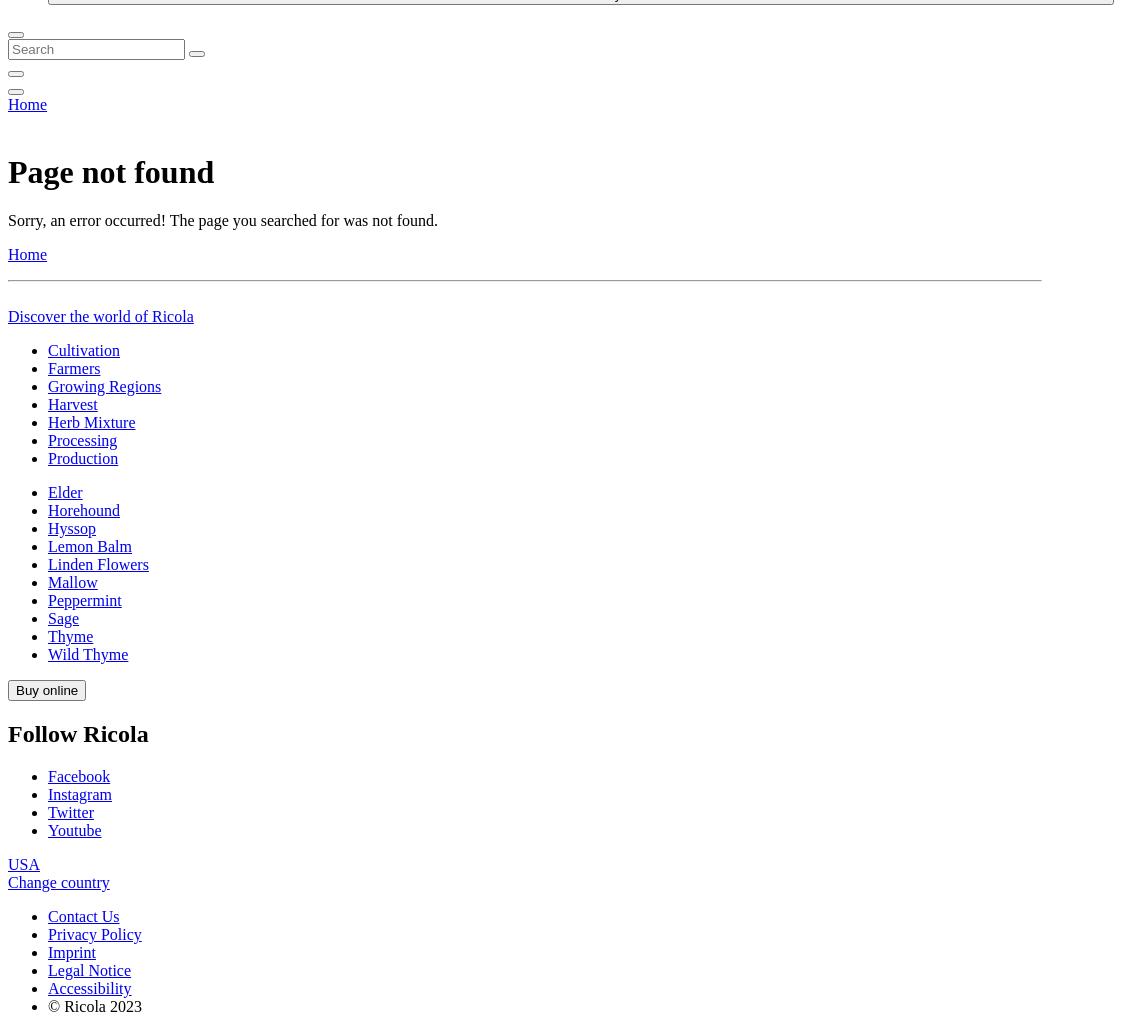 The image size is (1138, 1027). What do you see at coordinates (103, 963) in the screenshot?
I see `'Growing Regions'` at bounding box center [103, 963].